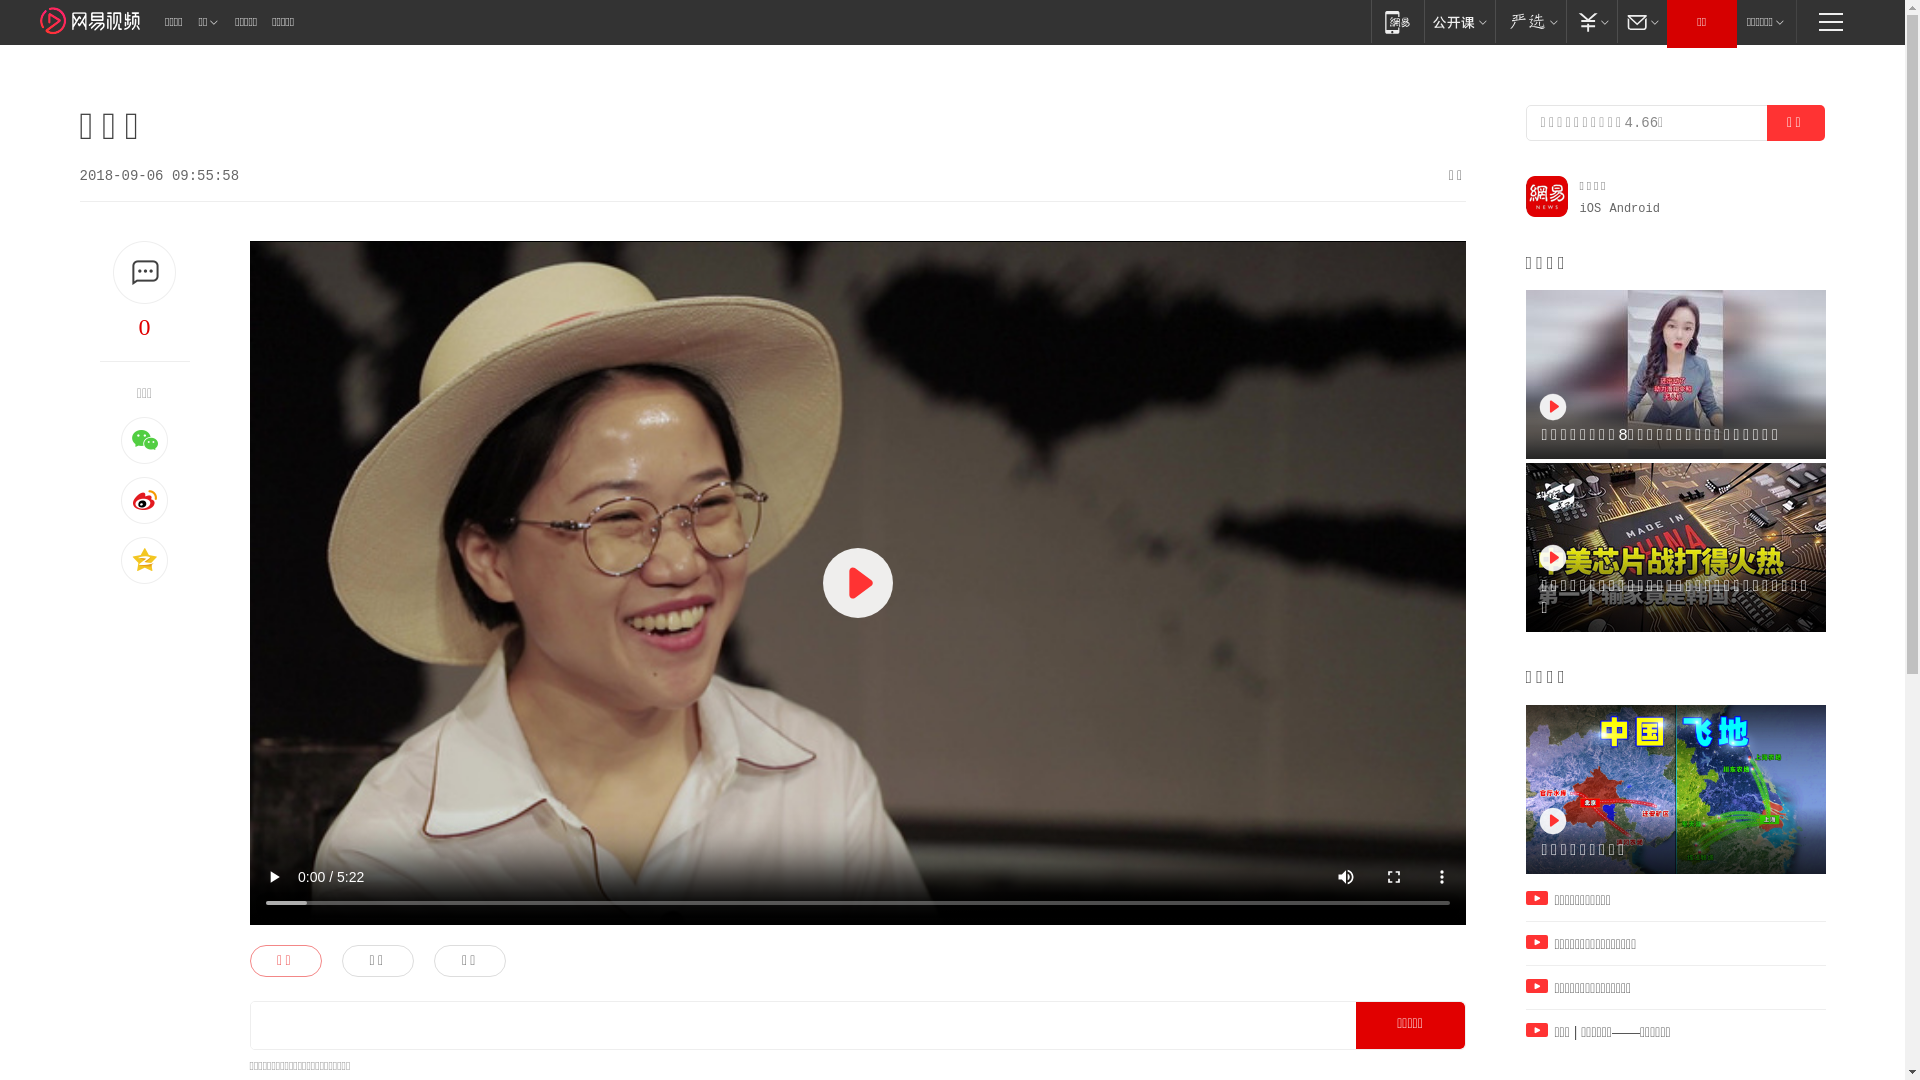 The image size is (1920, 1080). Describe the element at coordinates (1635, 208) in the screenshot. I see `'Android'` at that location.